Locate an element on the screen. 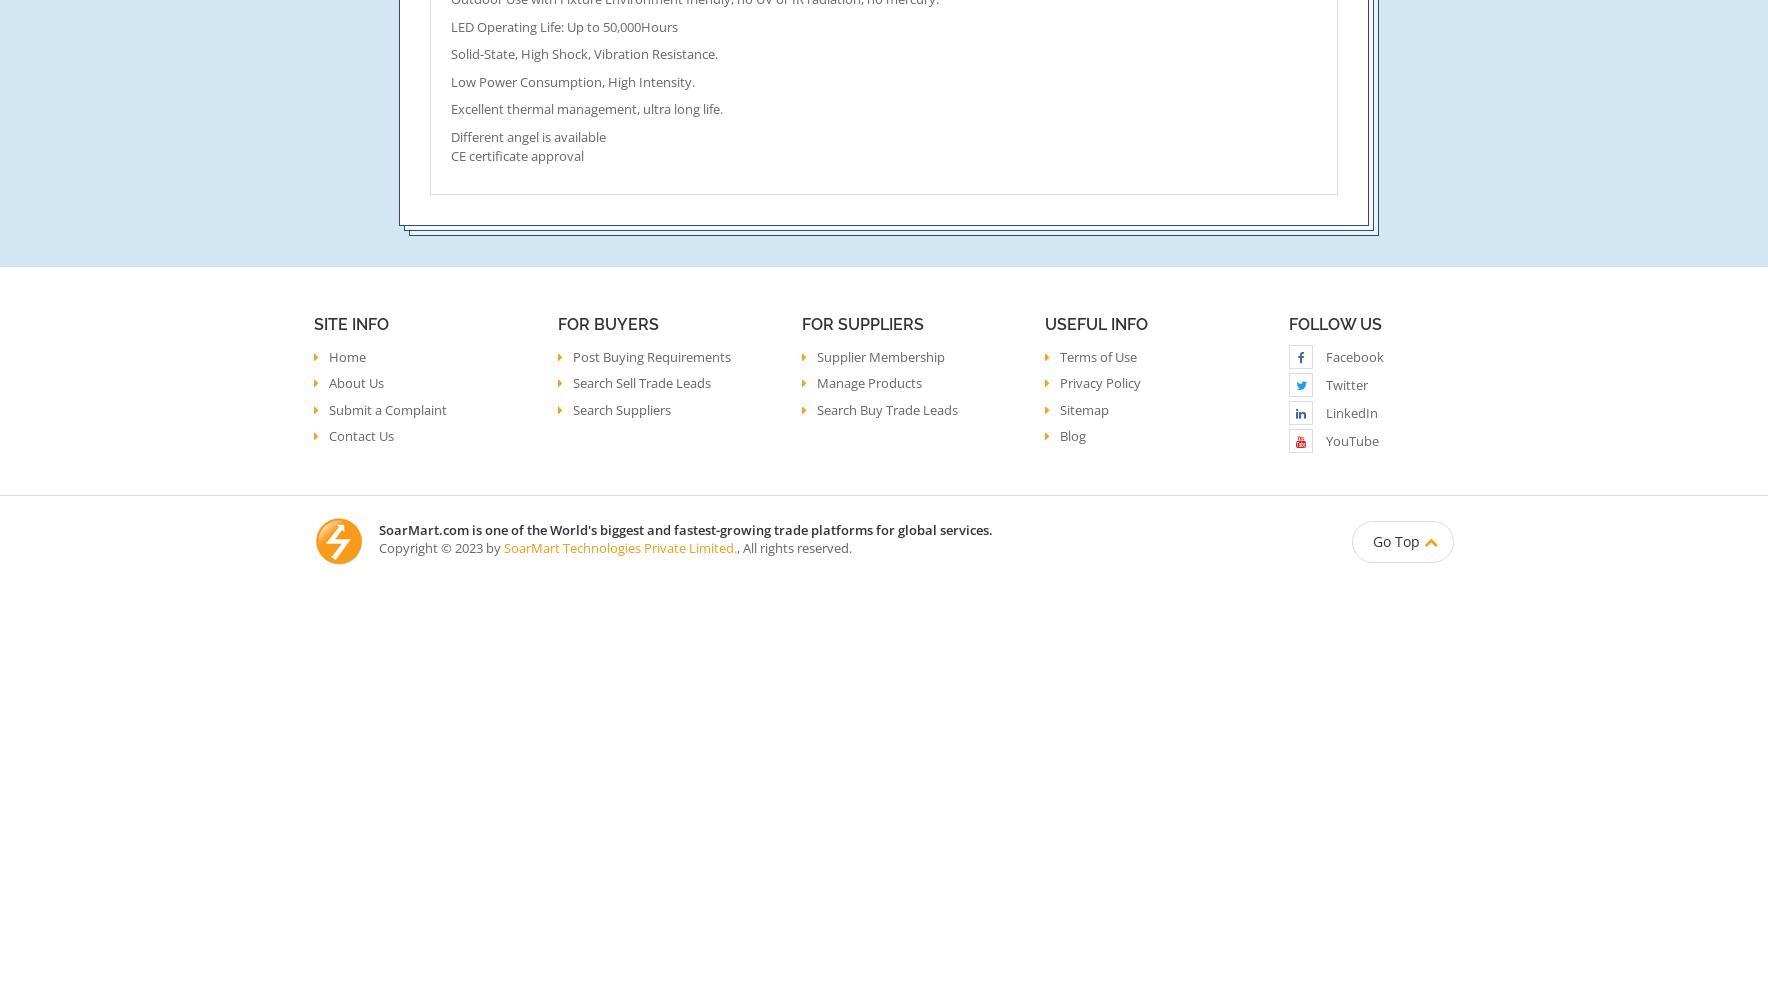 The height and width of the screenshot is (1000, 1768). 'Site Info' is located at coordinates (351, 323).